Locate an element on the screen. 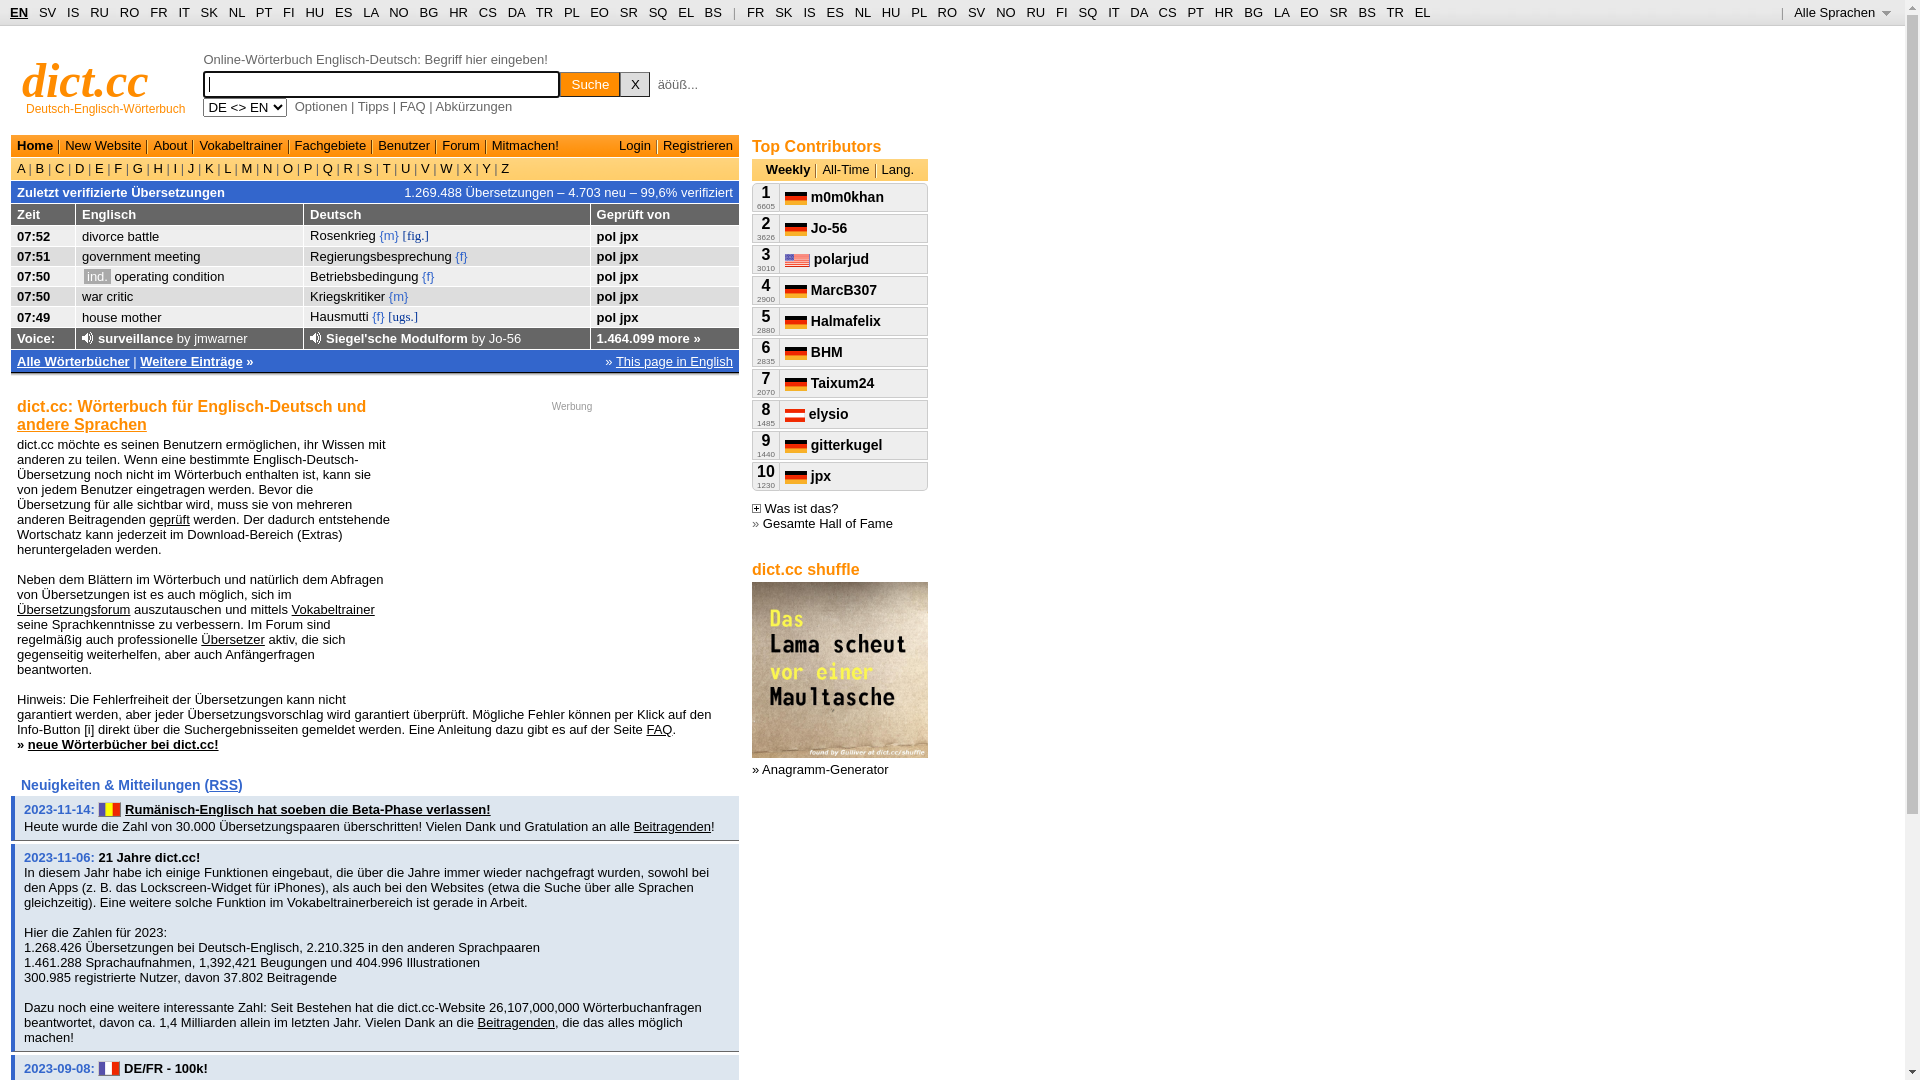  'F' is located at coordinates (117, 167).